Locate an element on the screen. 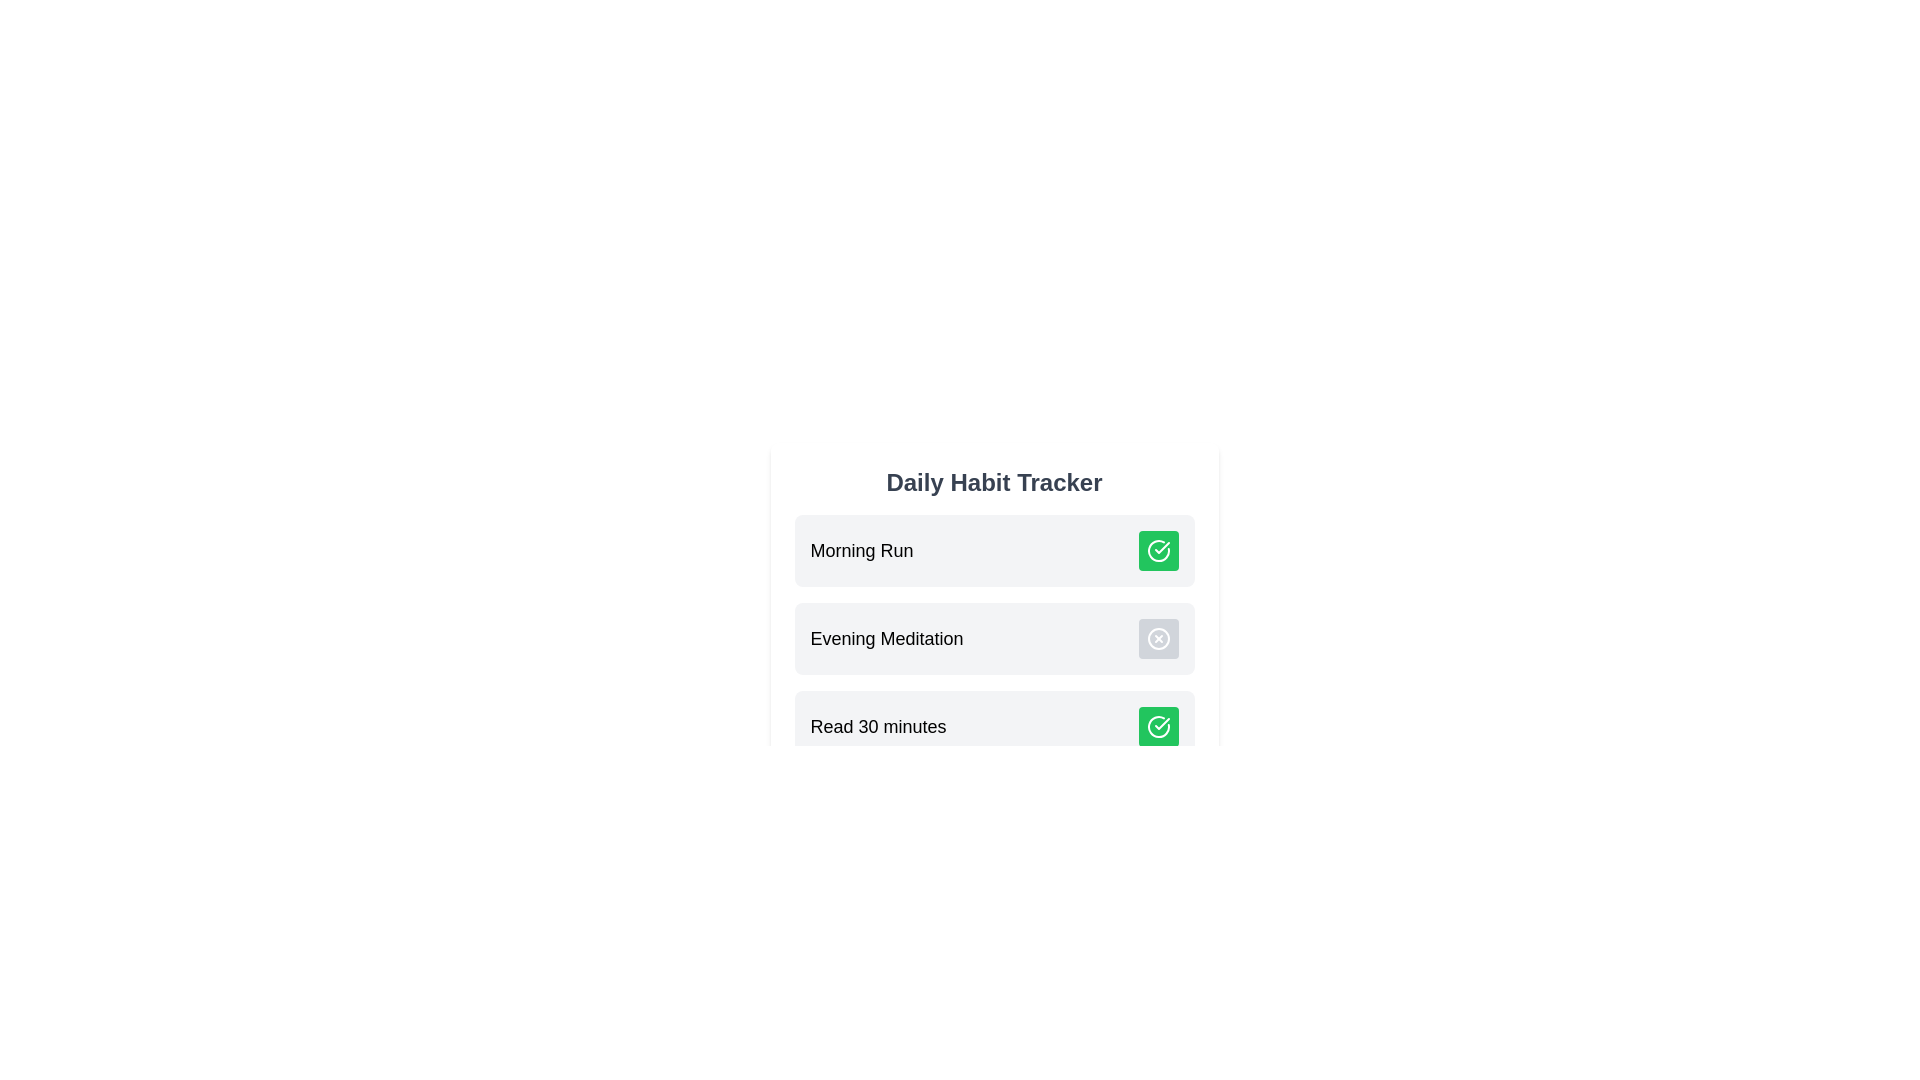 This screenshot has width=1920, height=1080. the circular checkmark icon within a bordered circle, which is the third icon under 'Daily Habit Tracker' for the 'Read 30 minutes' task is located at coordinates (1158, 551).